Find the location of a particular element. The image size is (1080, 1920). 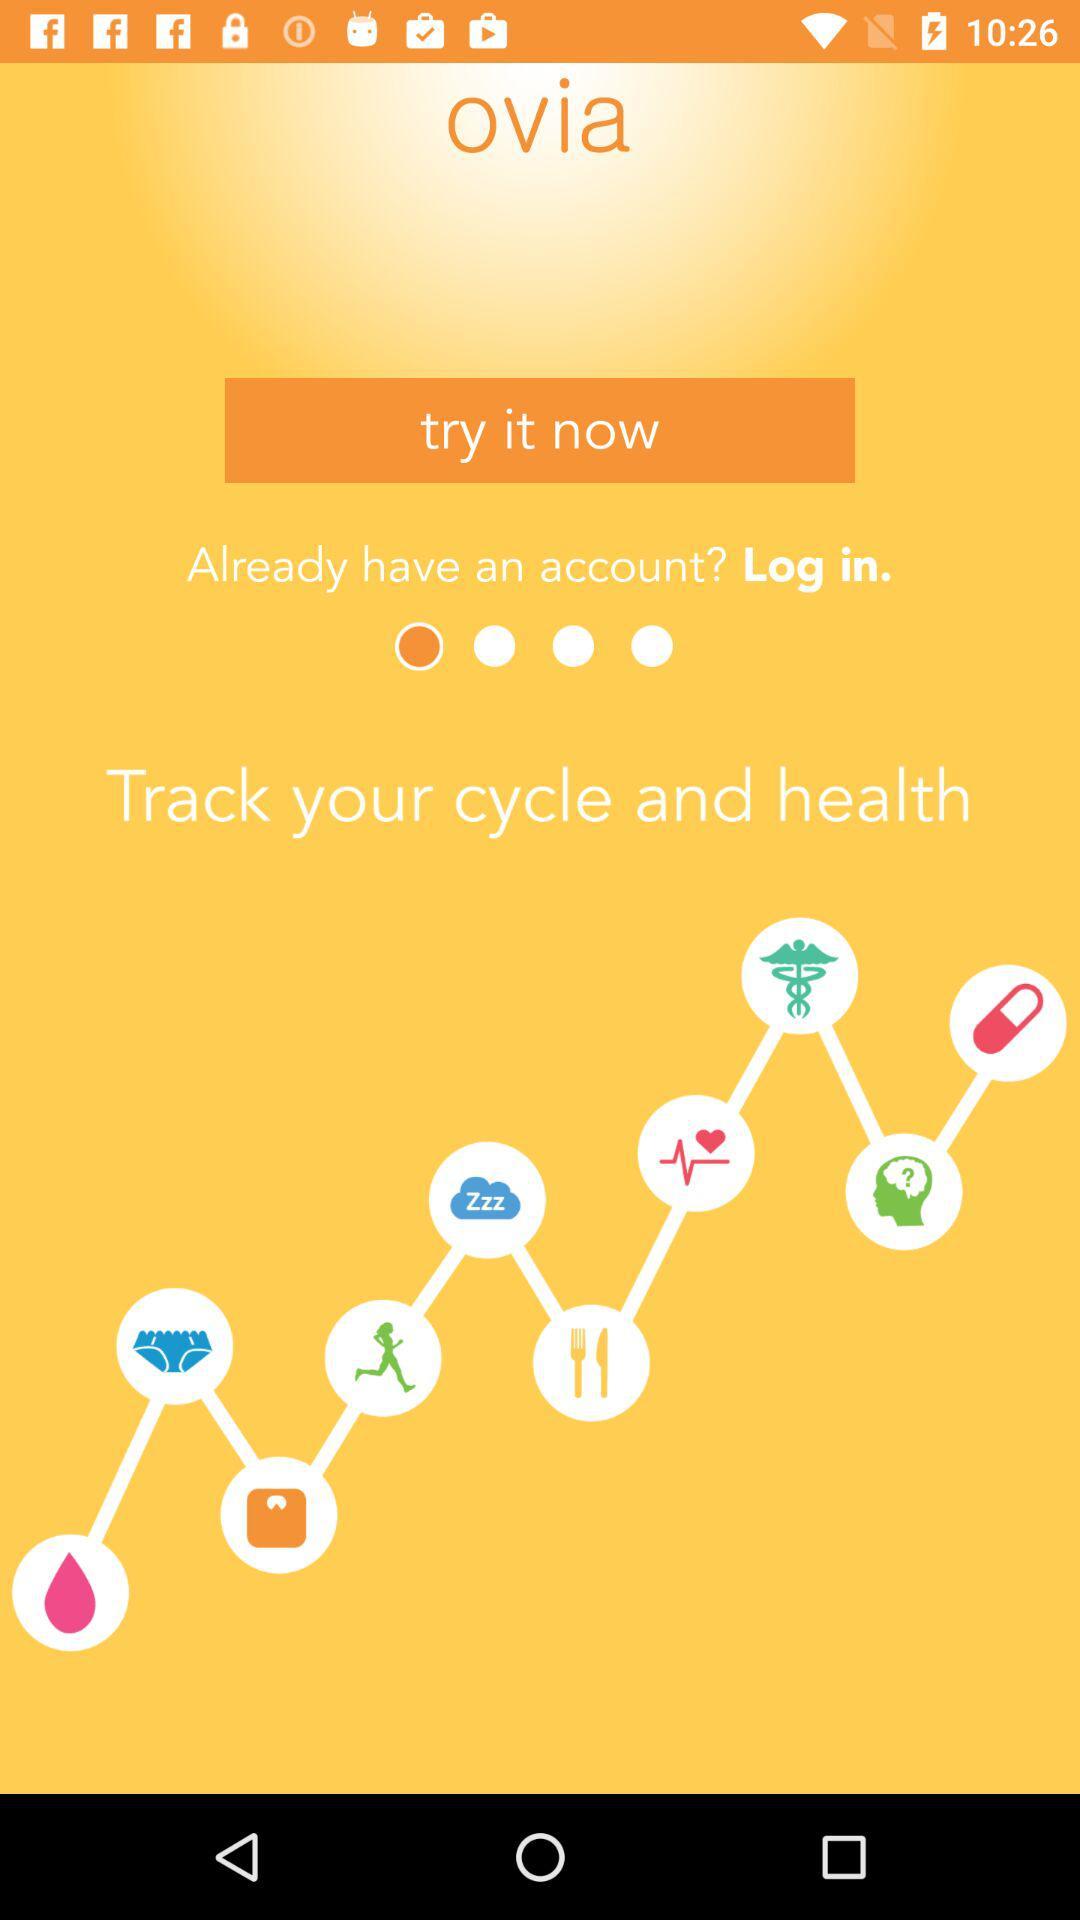

see the next tip is located at coordinates (657, 646).